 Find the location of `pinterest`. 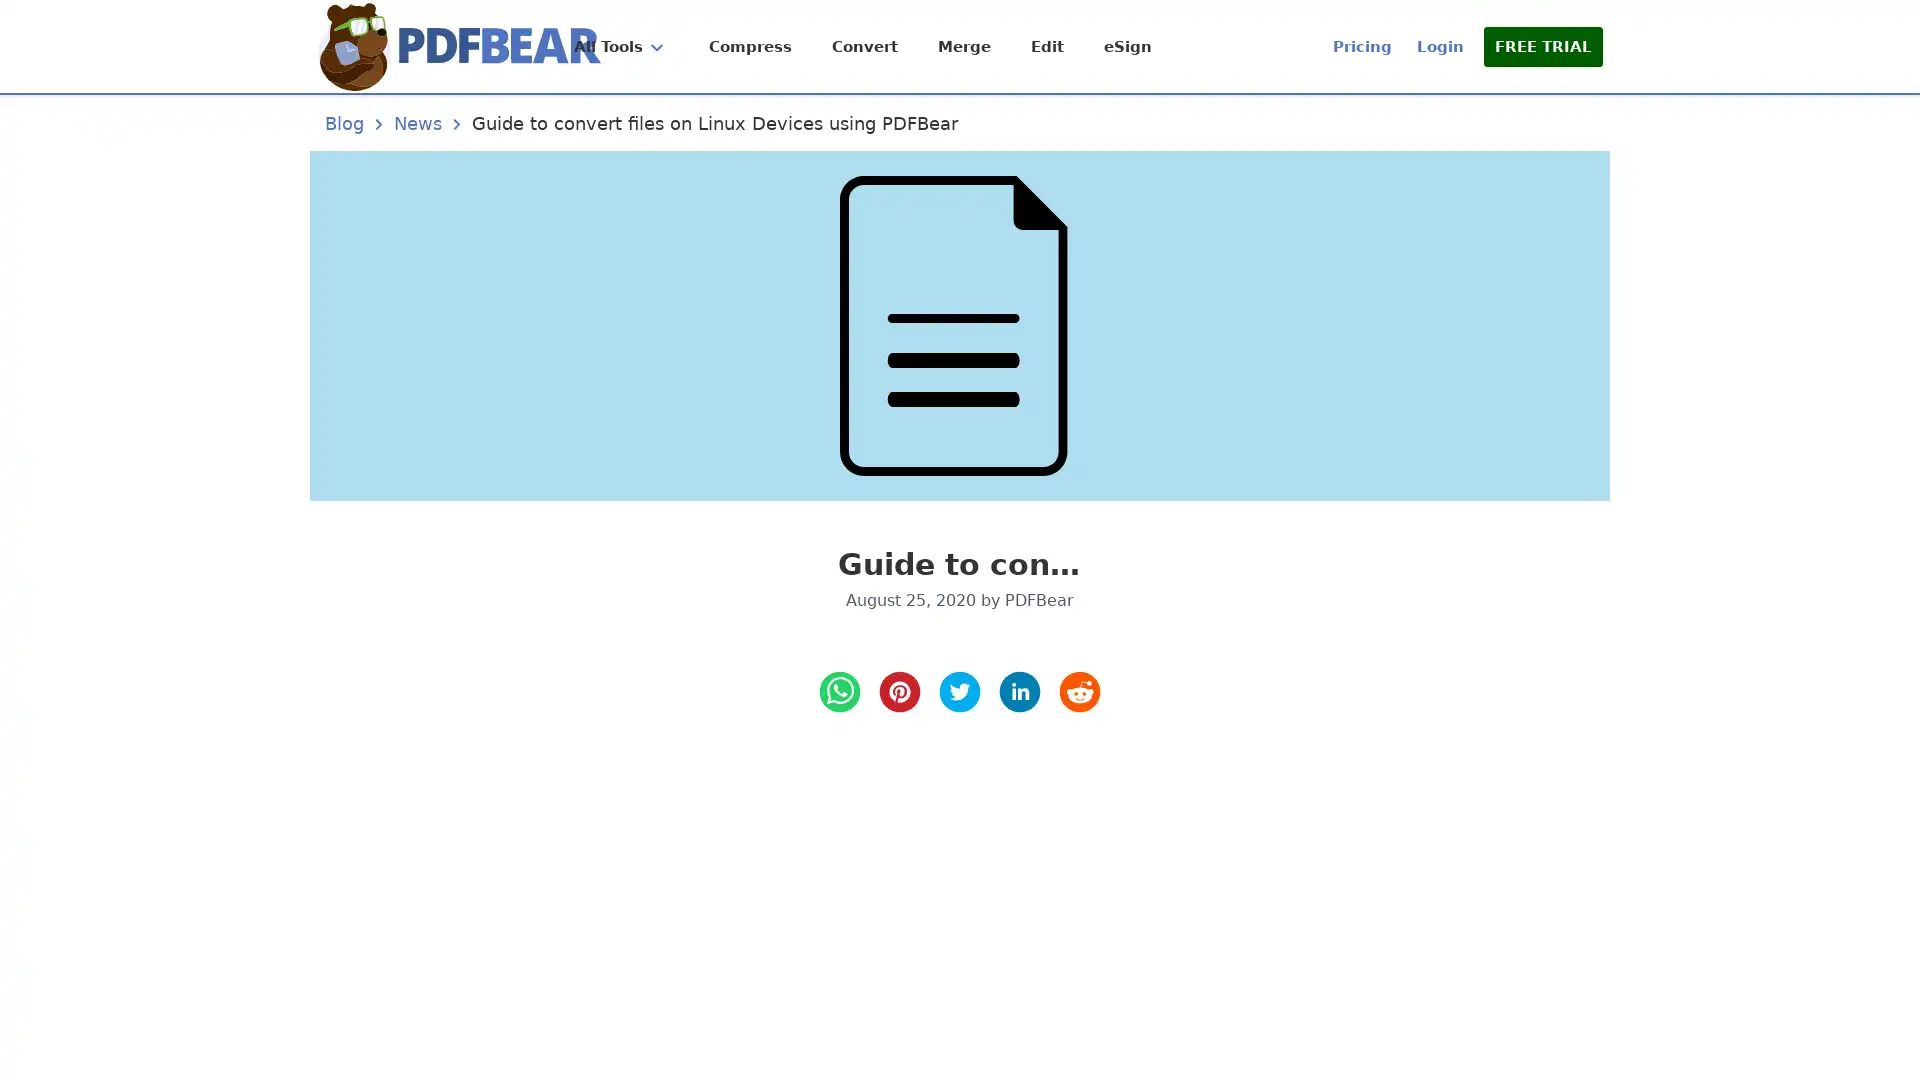

pinterest is located at coordinates (899, 690).